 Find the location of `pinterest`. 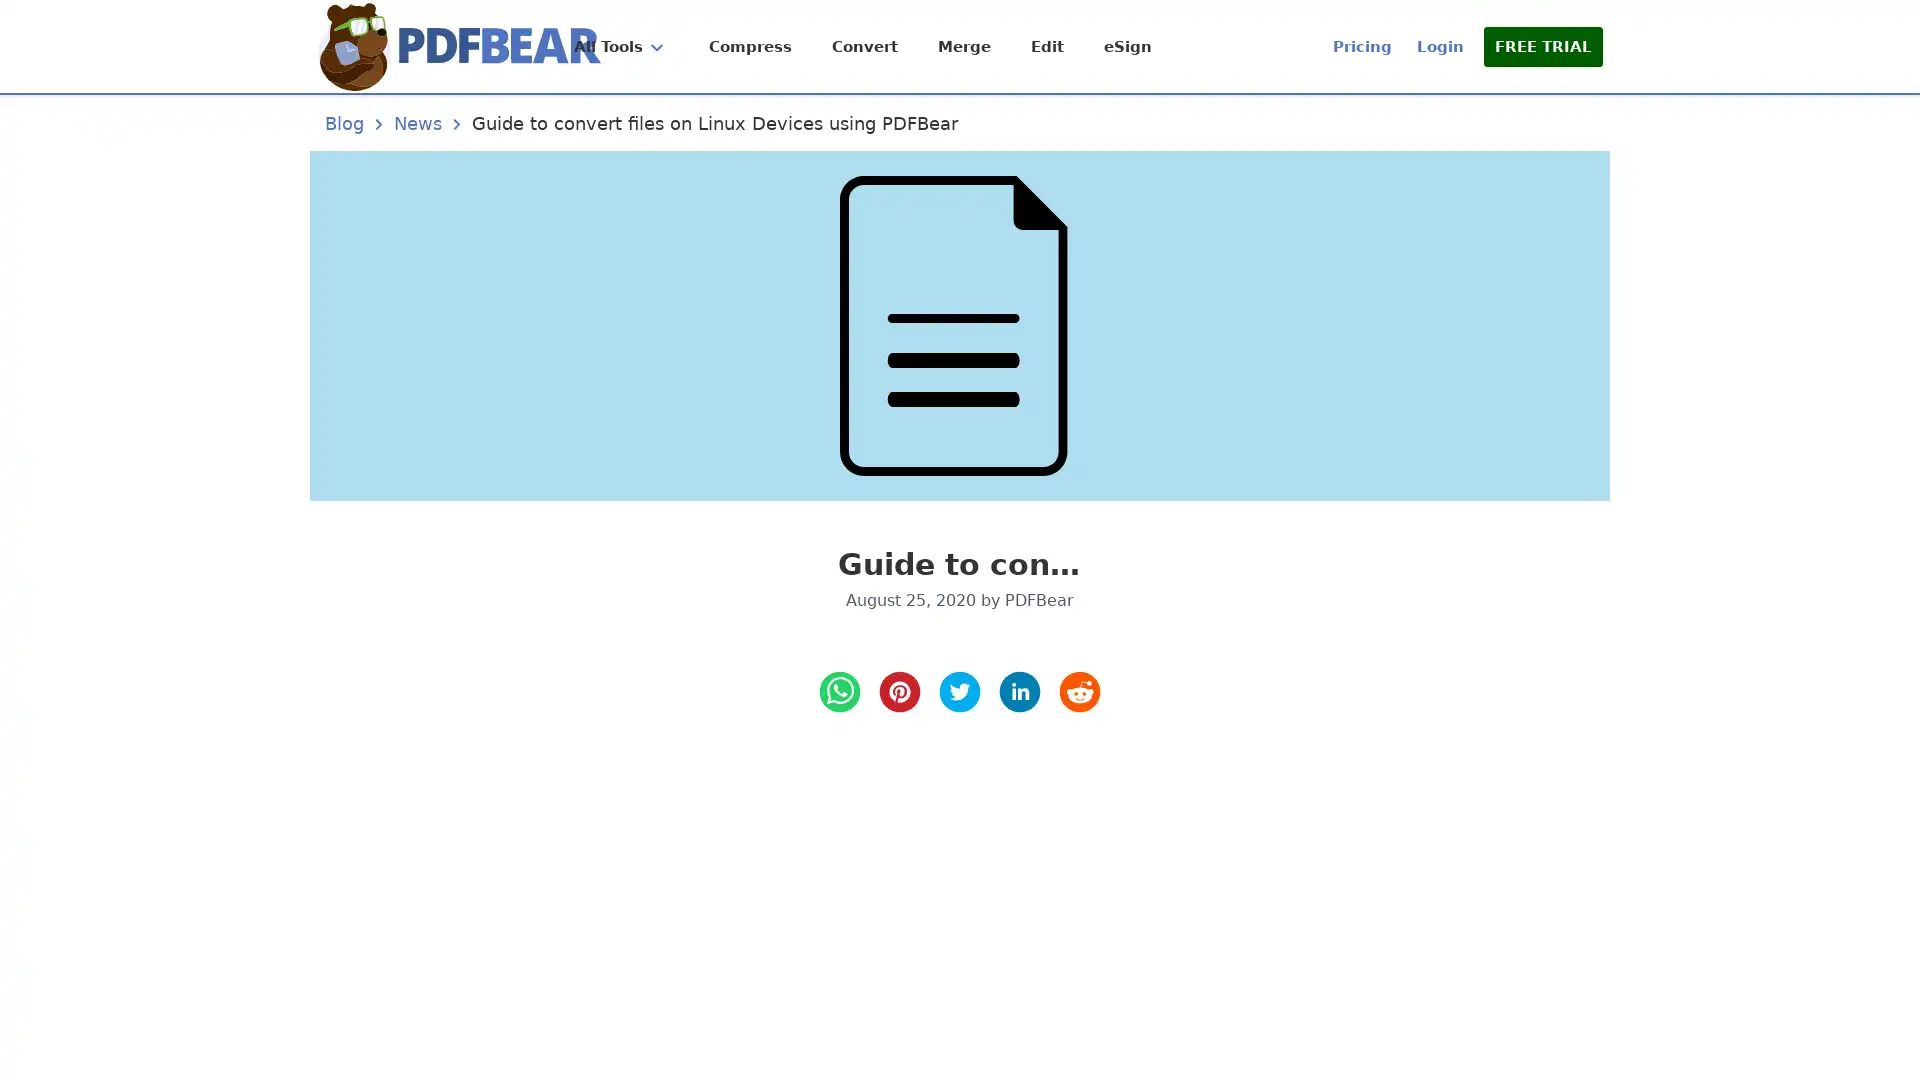

pinterest is located at coordinates (899, 690).